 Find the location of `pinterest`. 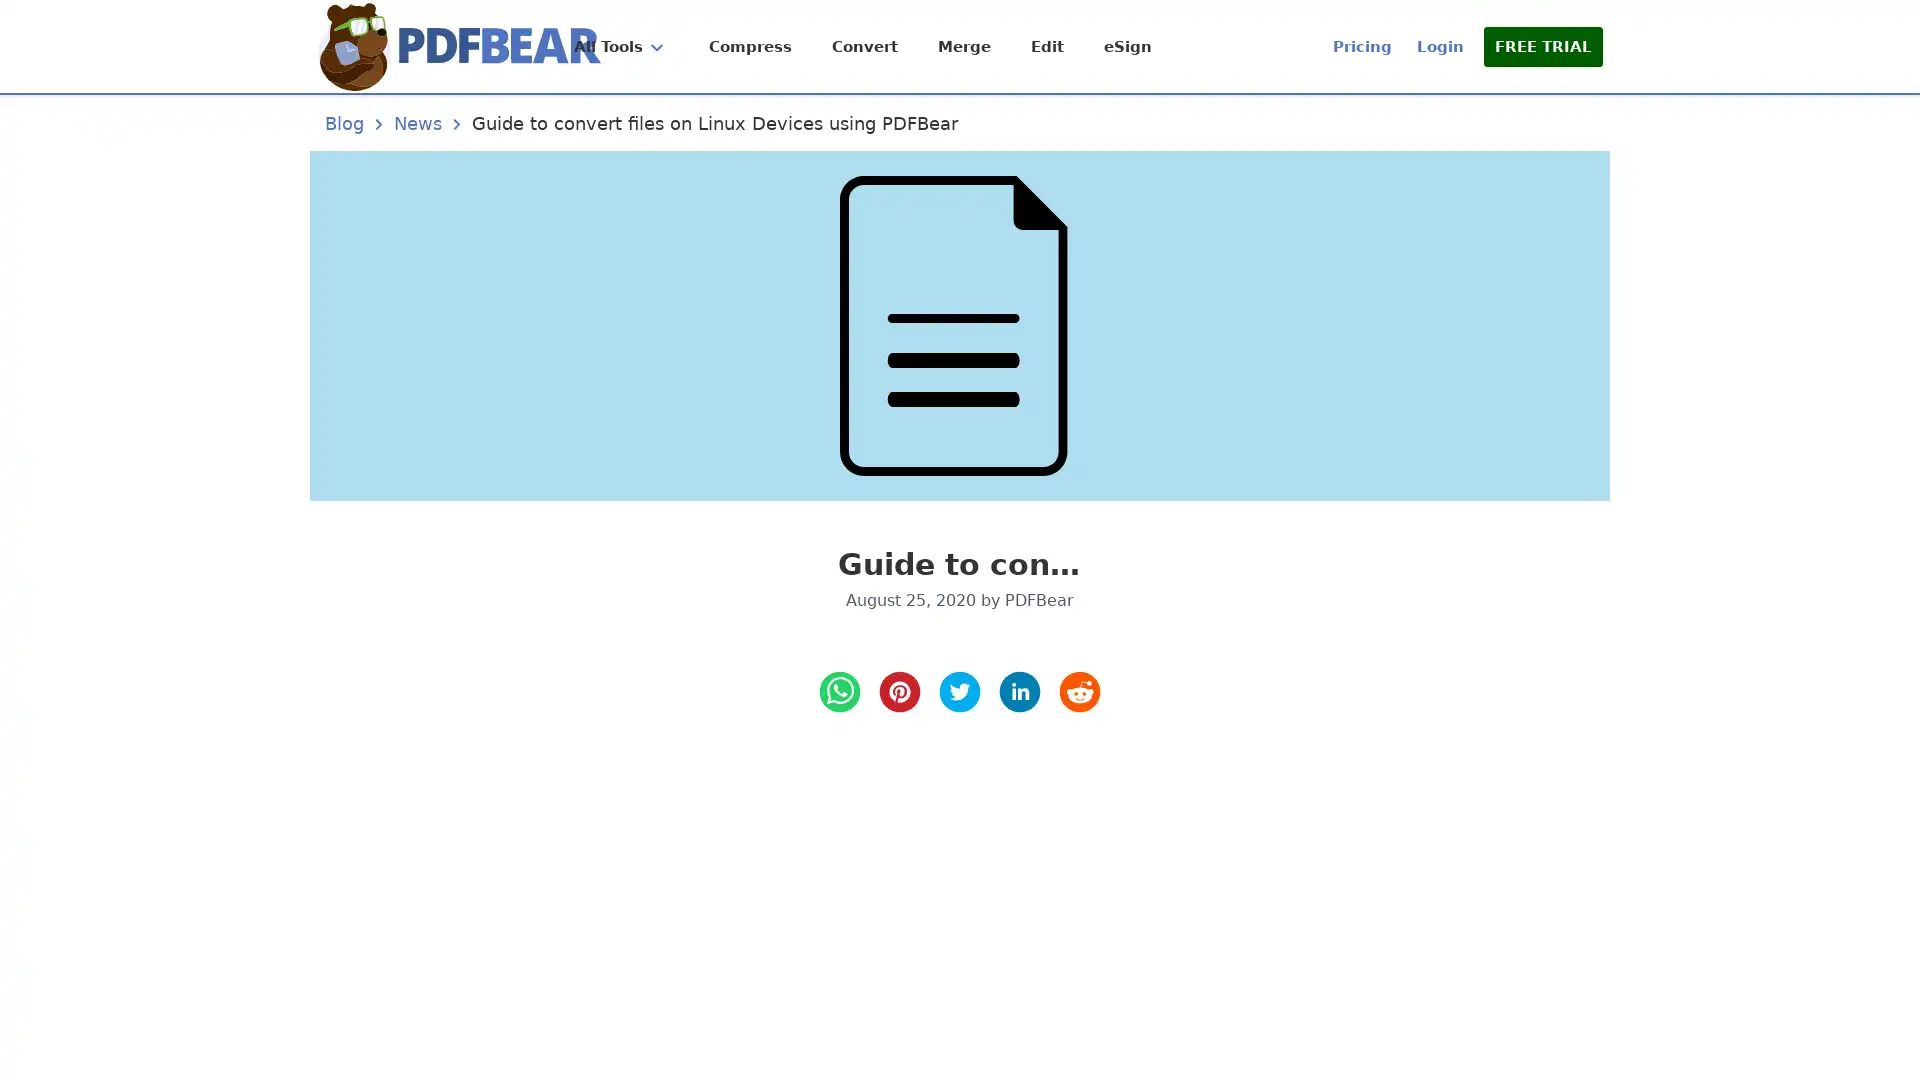

pinterest is located at coordinates (899, 690).